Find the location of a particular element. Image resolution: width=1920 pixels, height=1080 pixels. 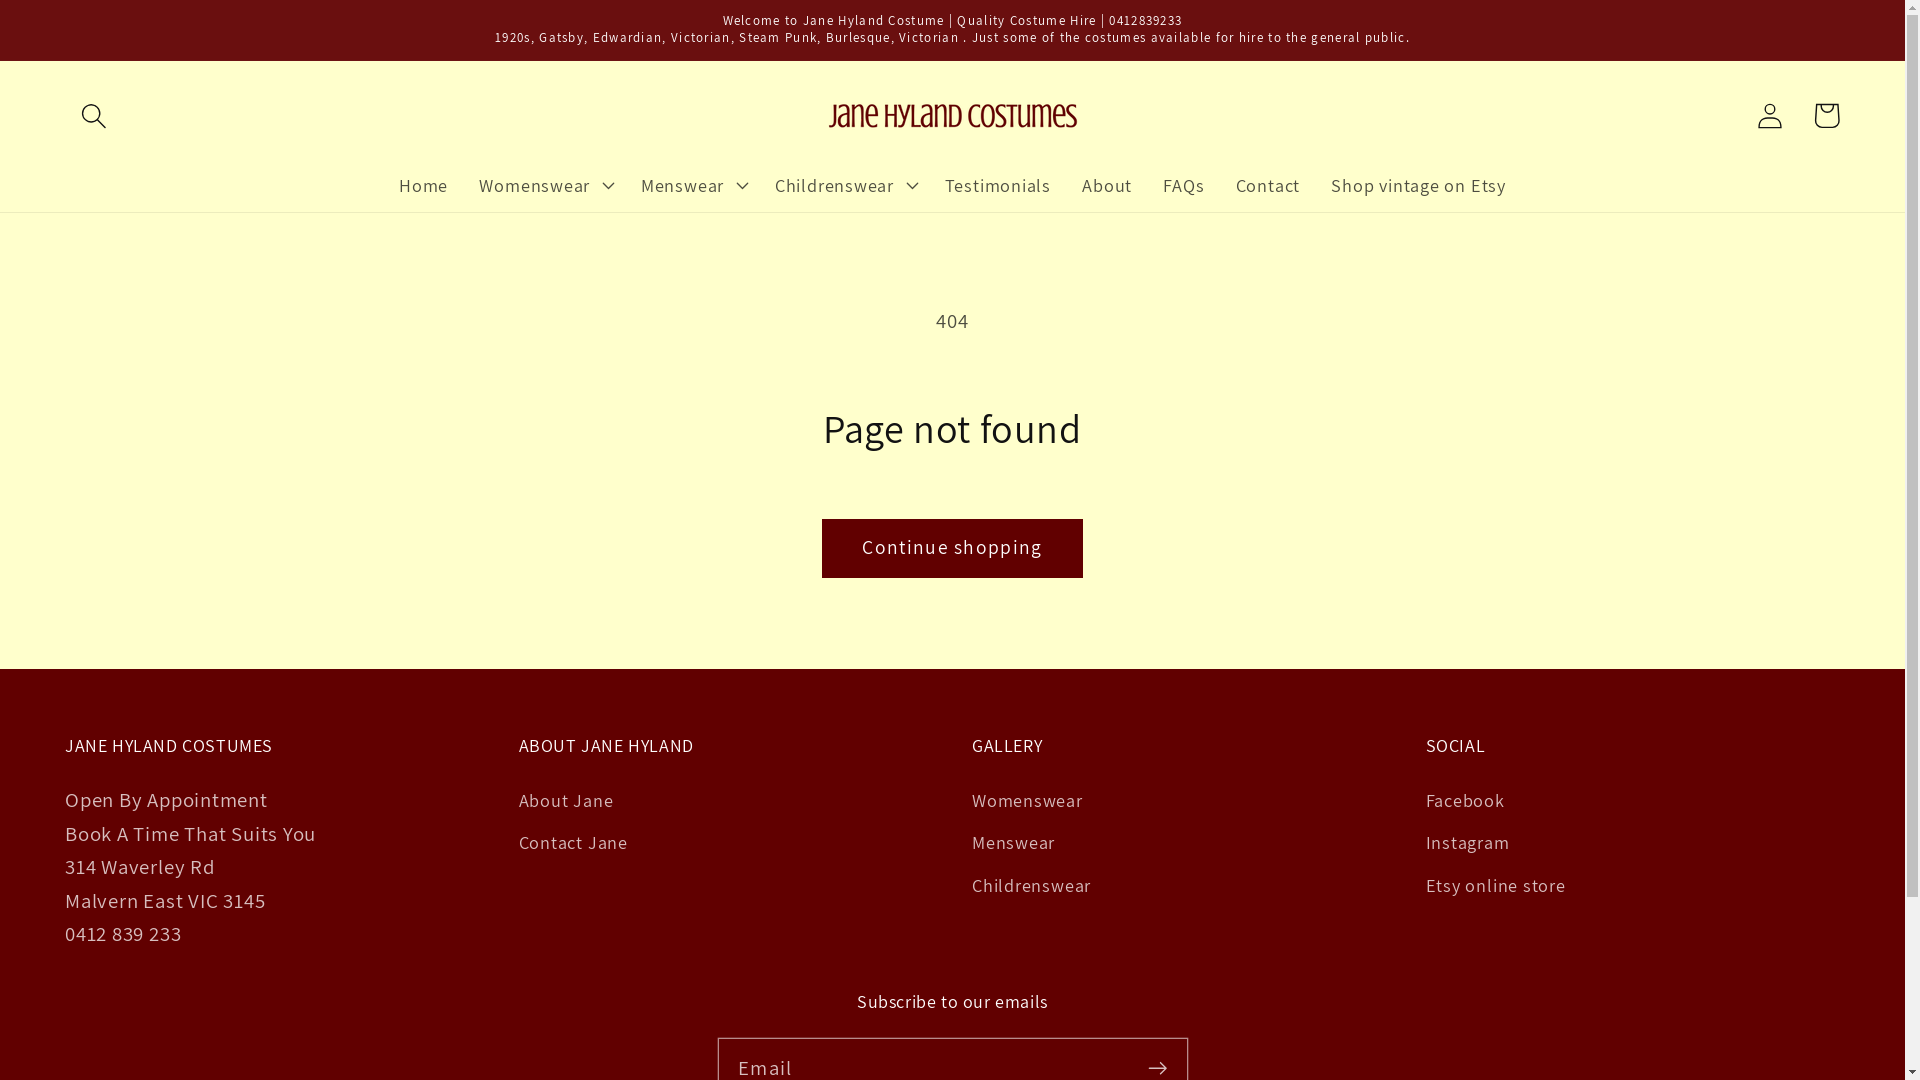

'Home' is located at coordinates (422, 185).